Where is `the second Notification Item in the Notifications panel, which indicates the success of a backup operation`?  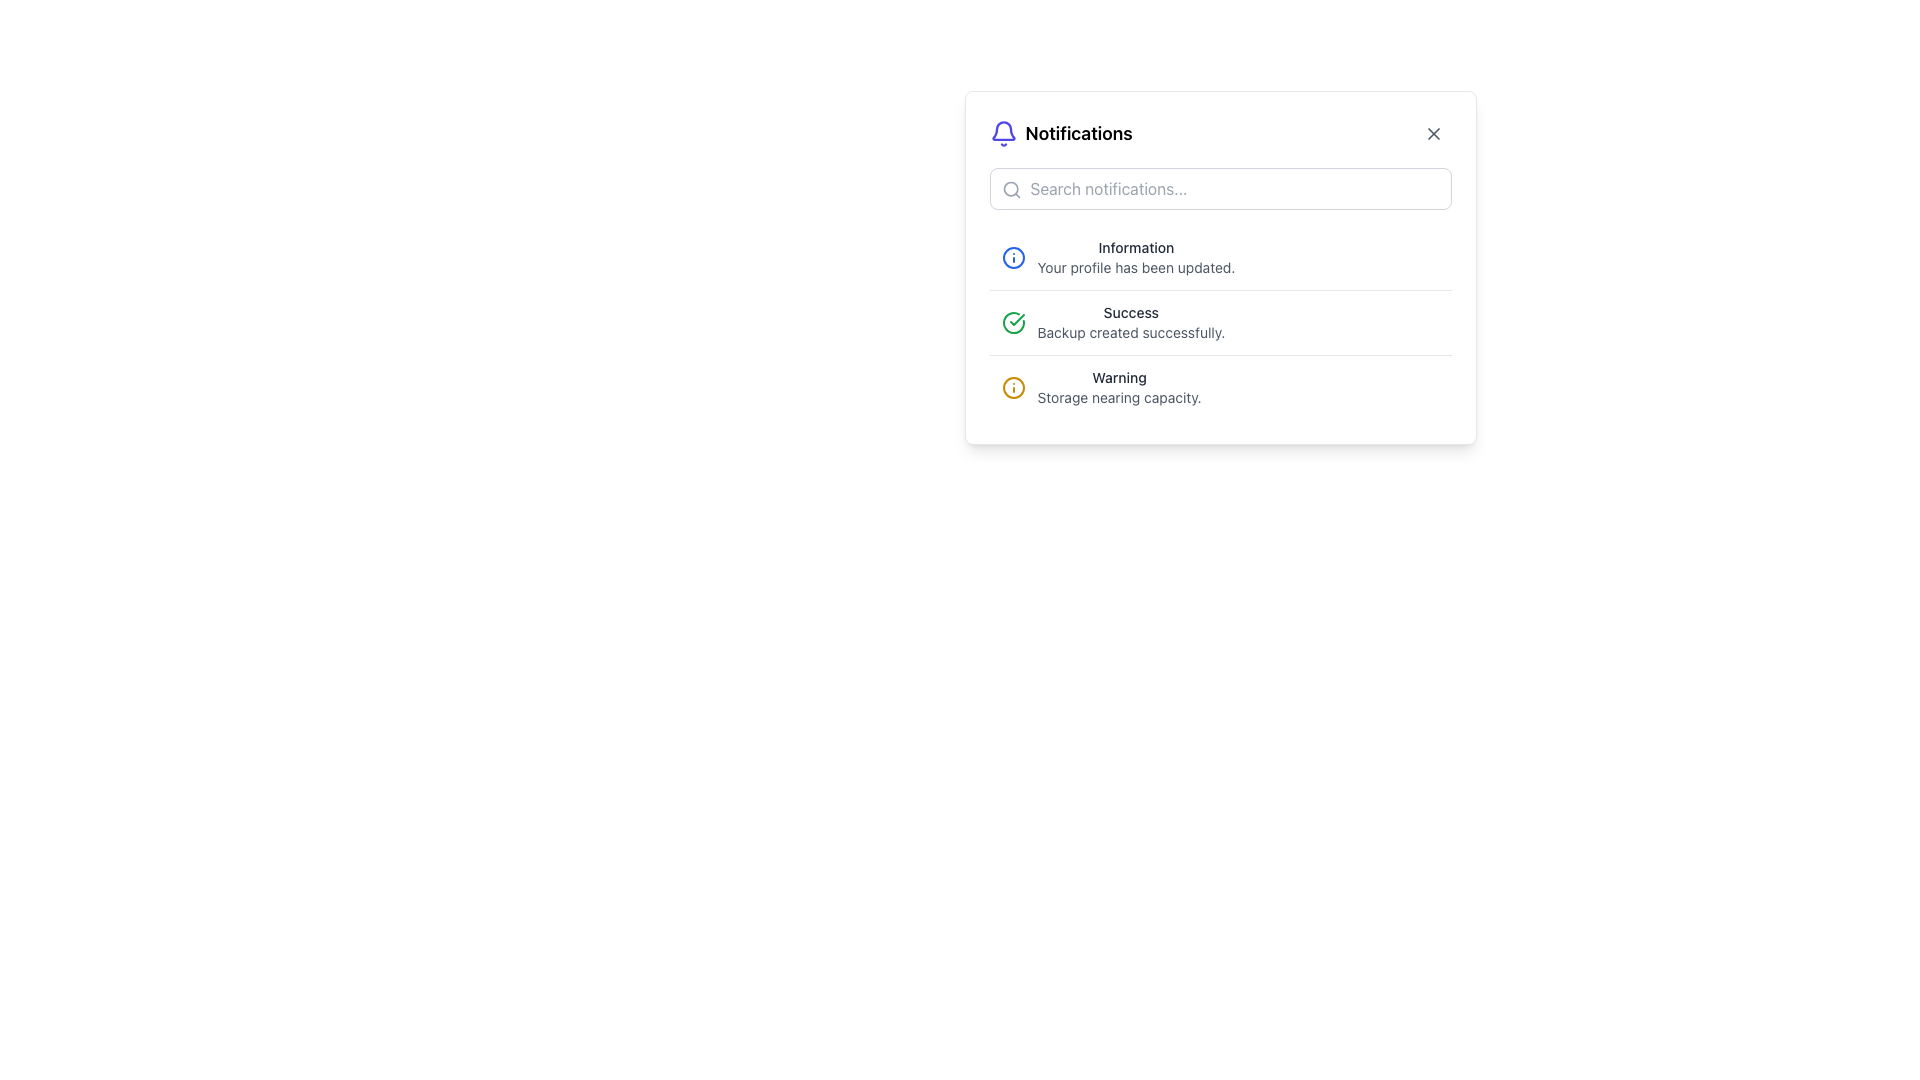 the second Notification Item in the Notifications panel, which indicates the success of a backup operation is located at coordinates (1219, 321).